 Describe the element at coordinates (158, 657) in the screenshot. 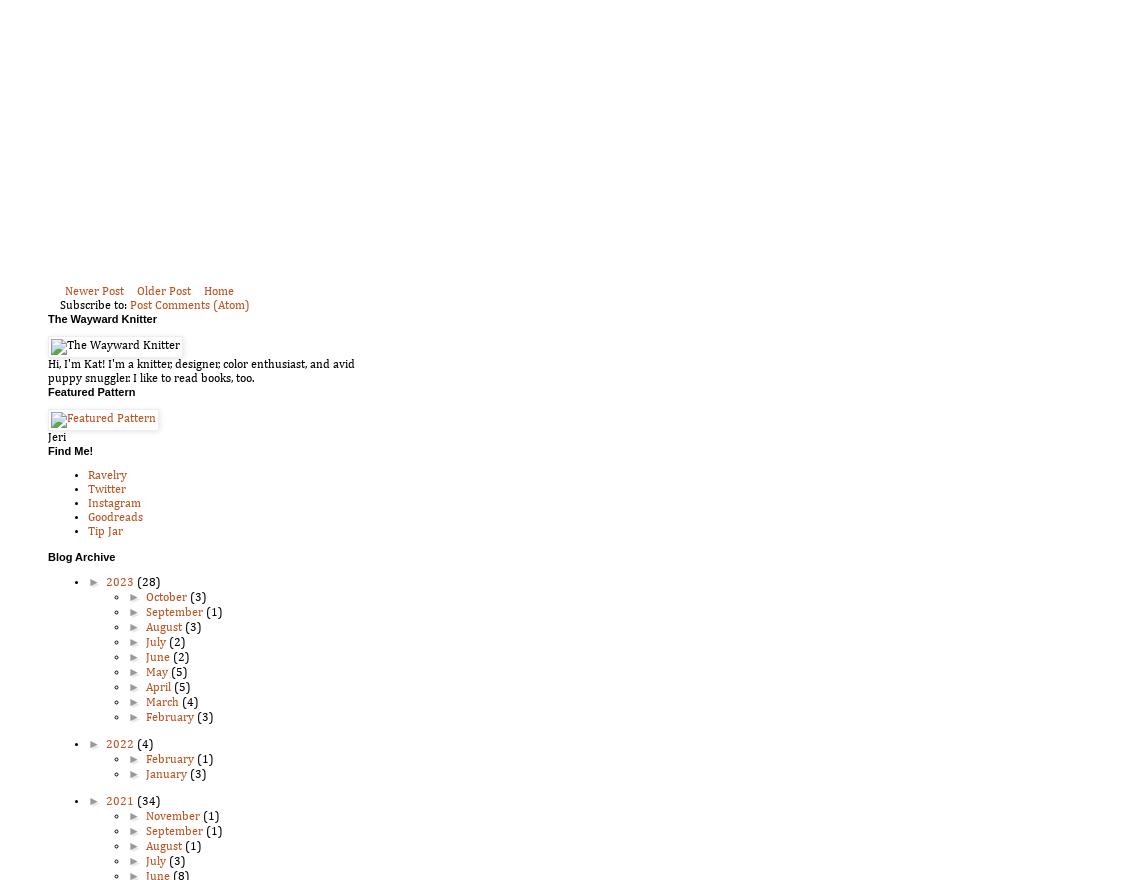

I see `'June'` at that location.